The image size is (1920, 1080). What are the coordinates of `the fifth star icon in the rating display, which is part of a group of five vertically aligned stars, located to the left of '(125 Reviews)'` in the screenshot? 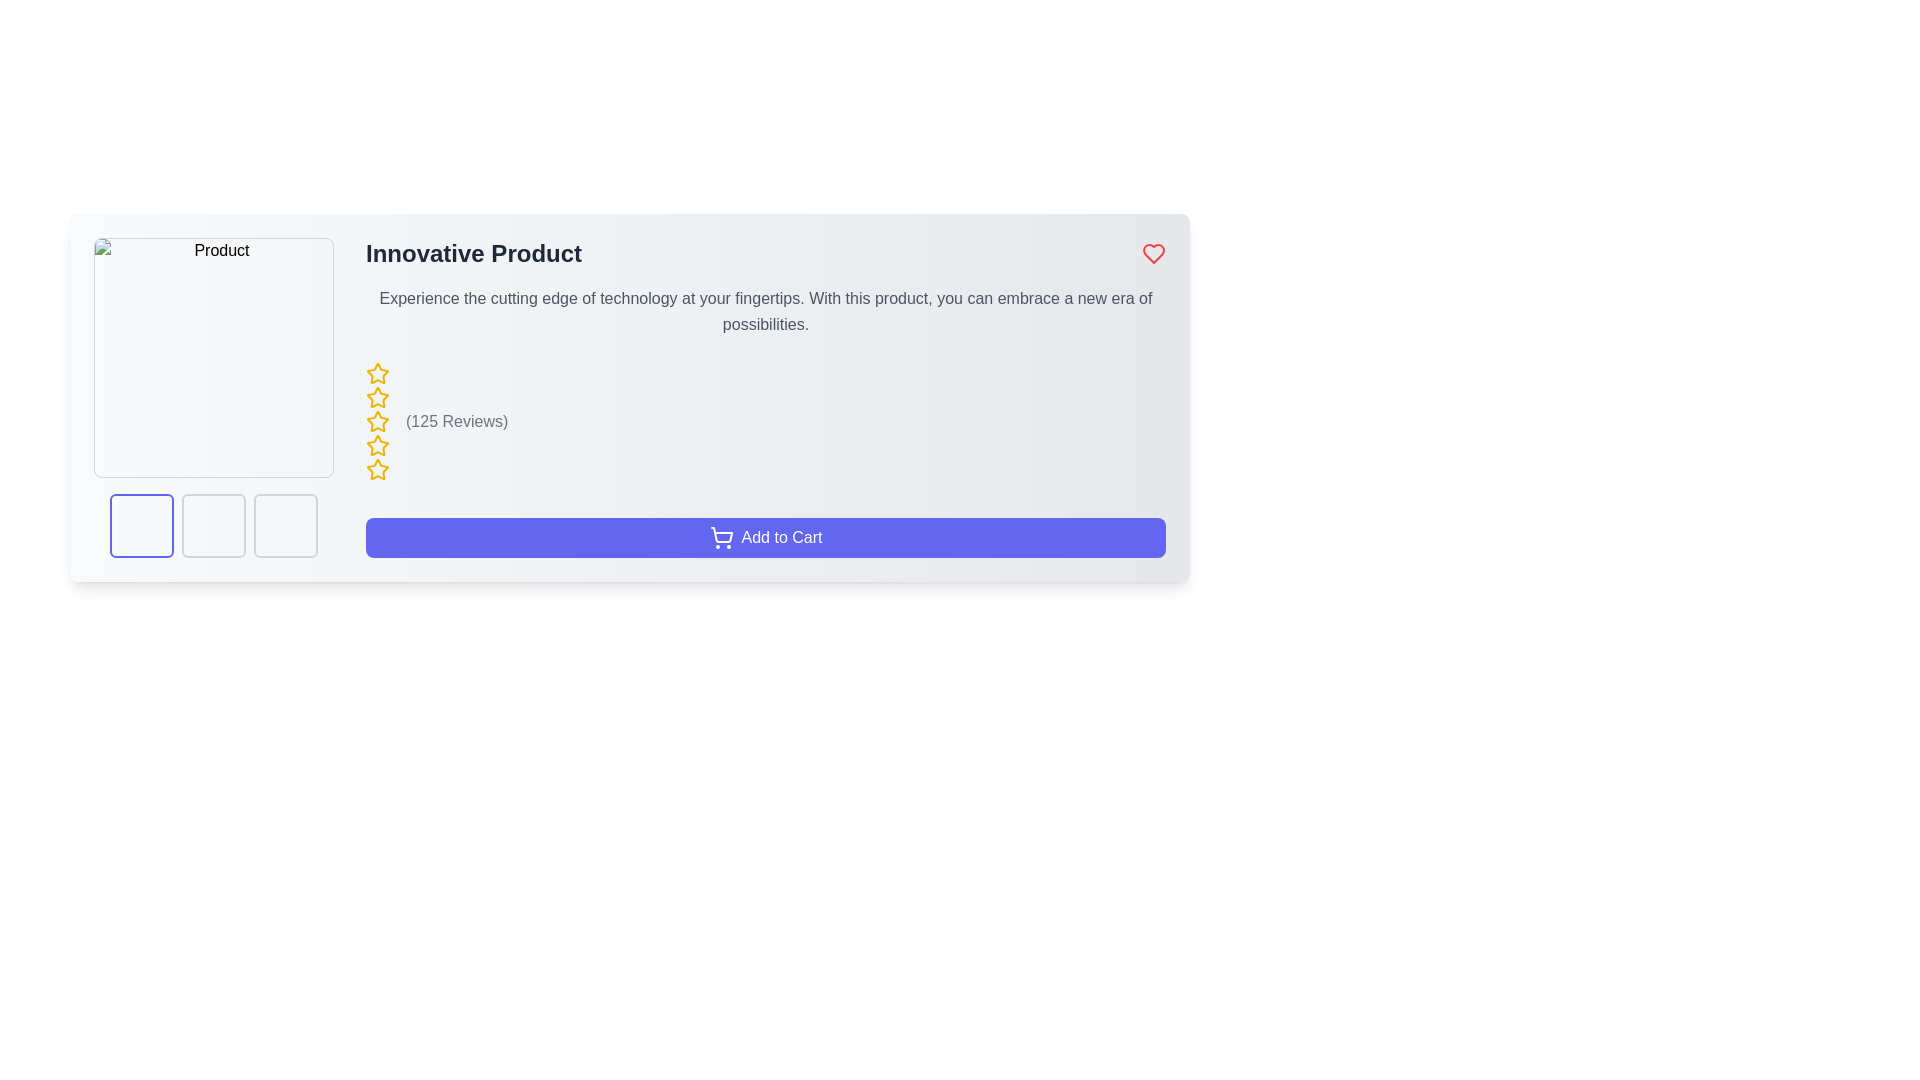 It's located at (378, 470).